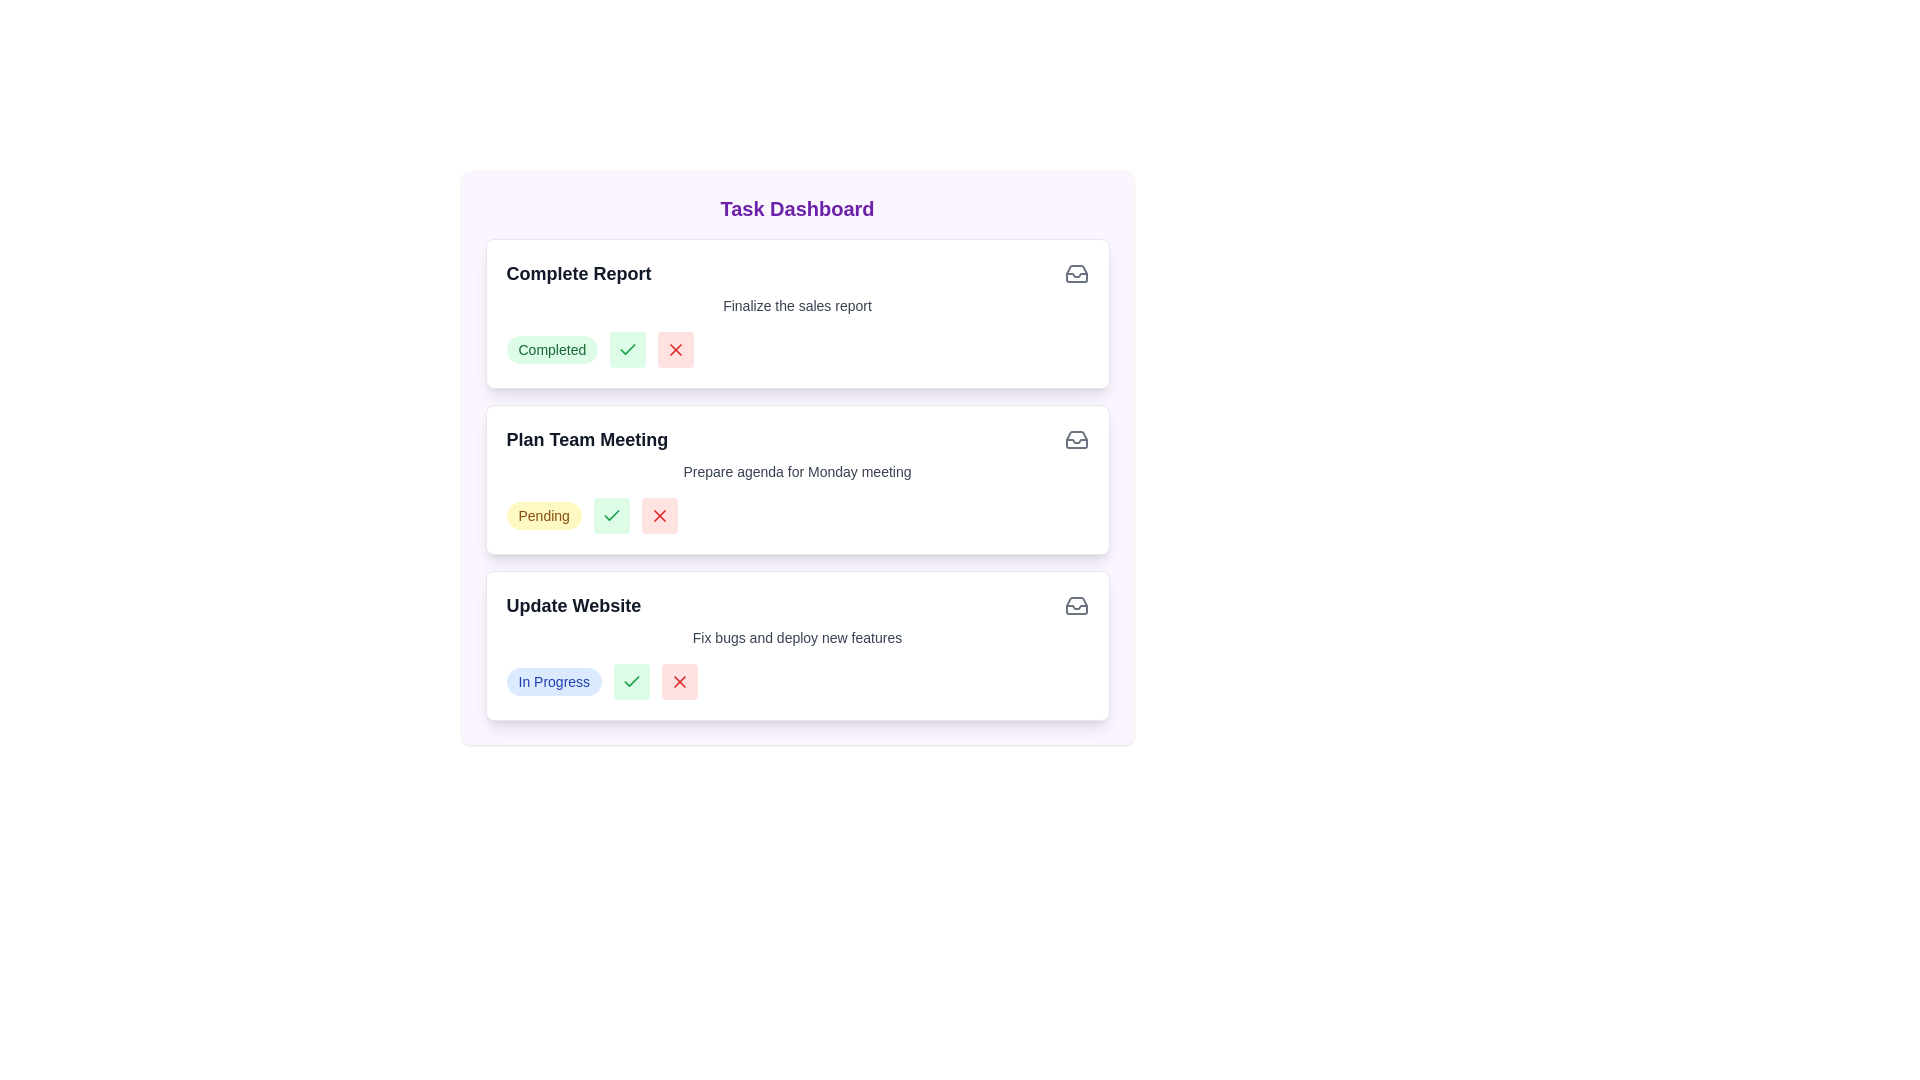  I want to click on the task titled 'Update Website' to view its details, so click(572, 604).